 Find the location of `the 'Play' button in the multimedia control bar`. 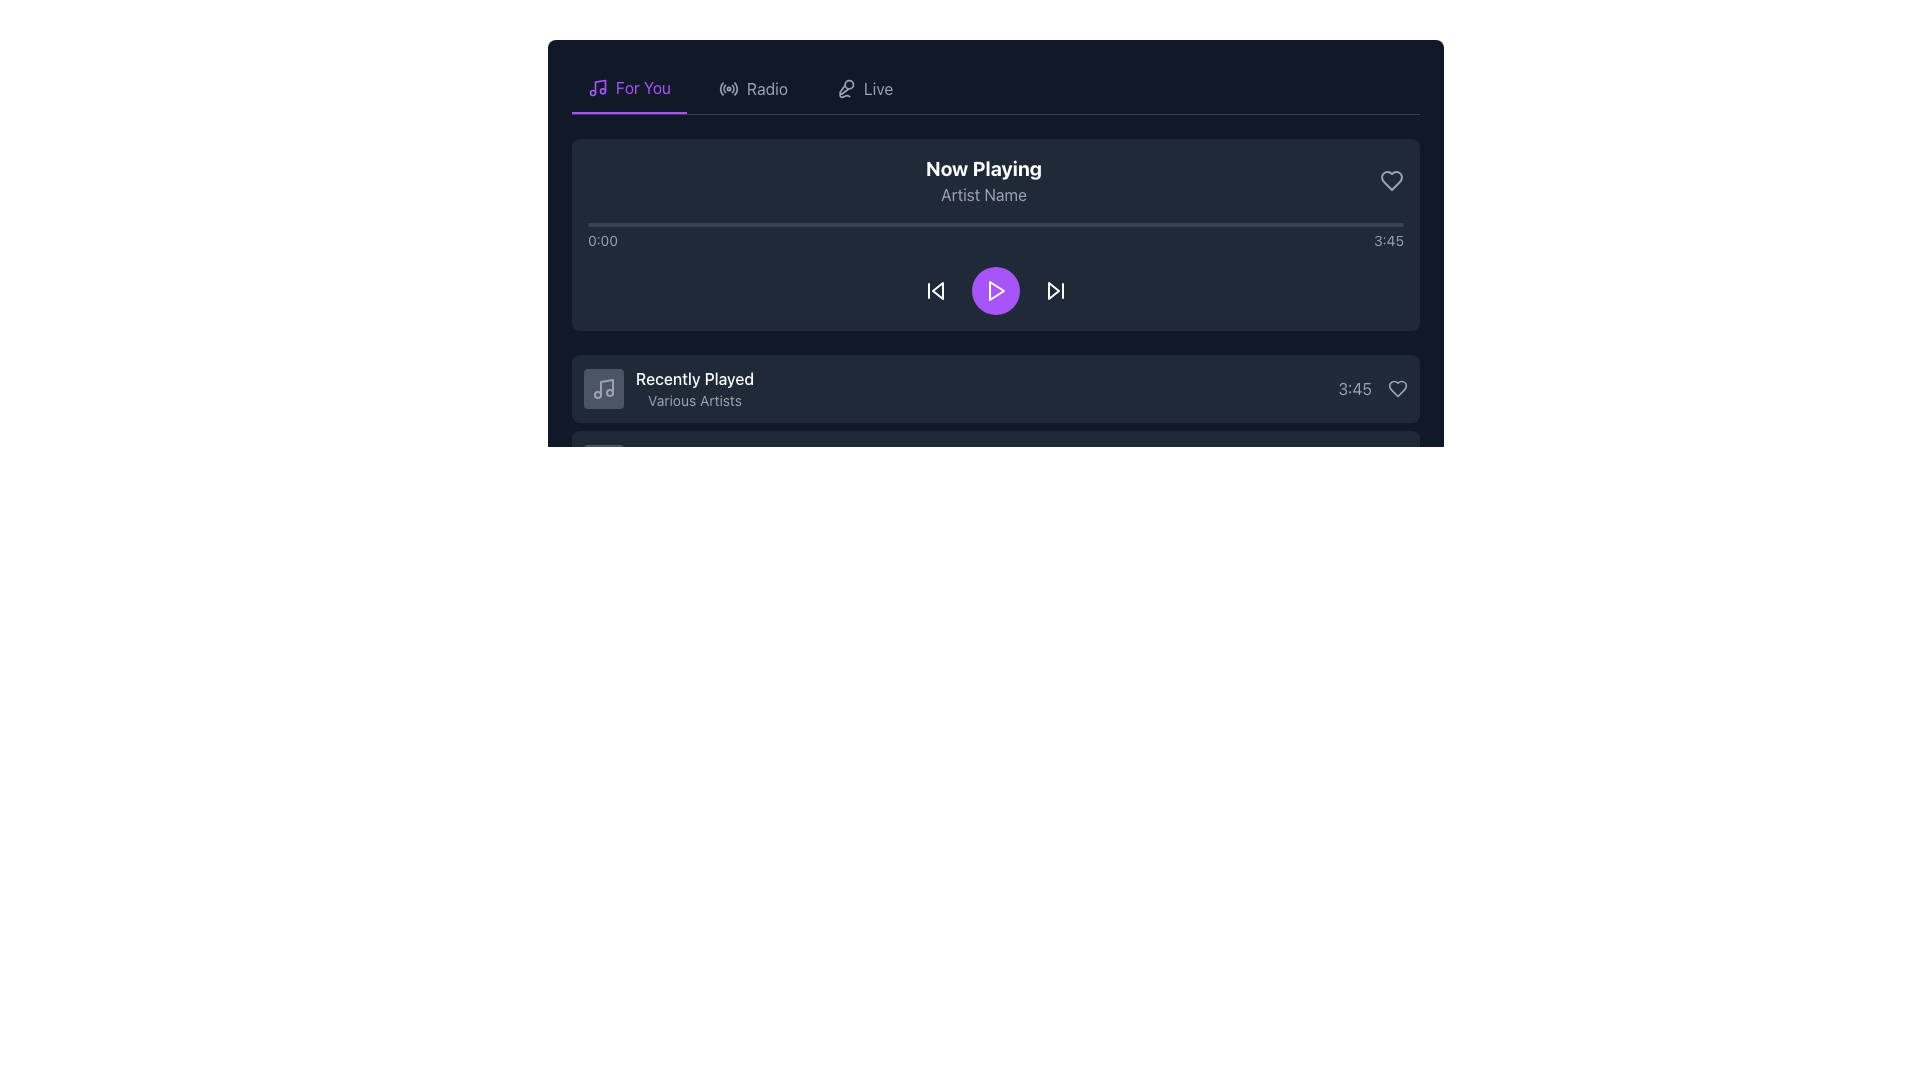

the 'Play' button in the multimedia control bar is located at coordinates (996, 290).